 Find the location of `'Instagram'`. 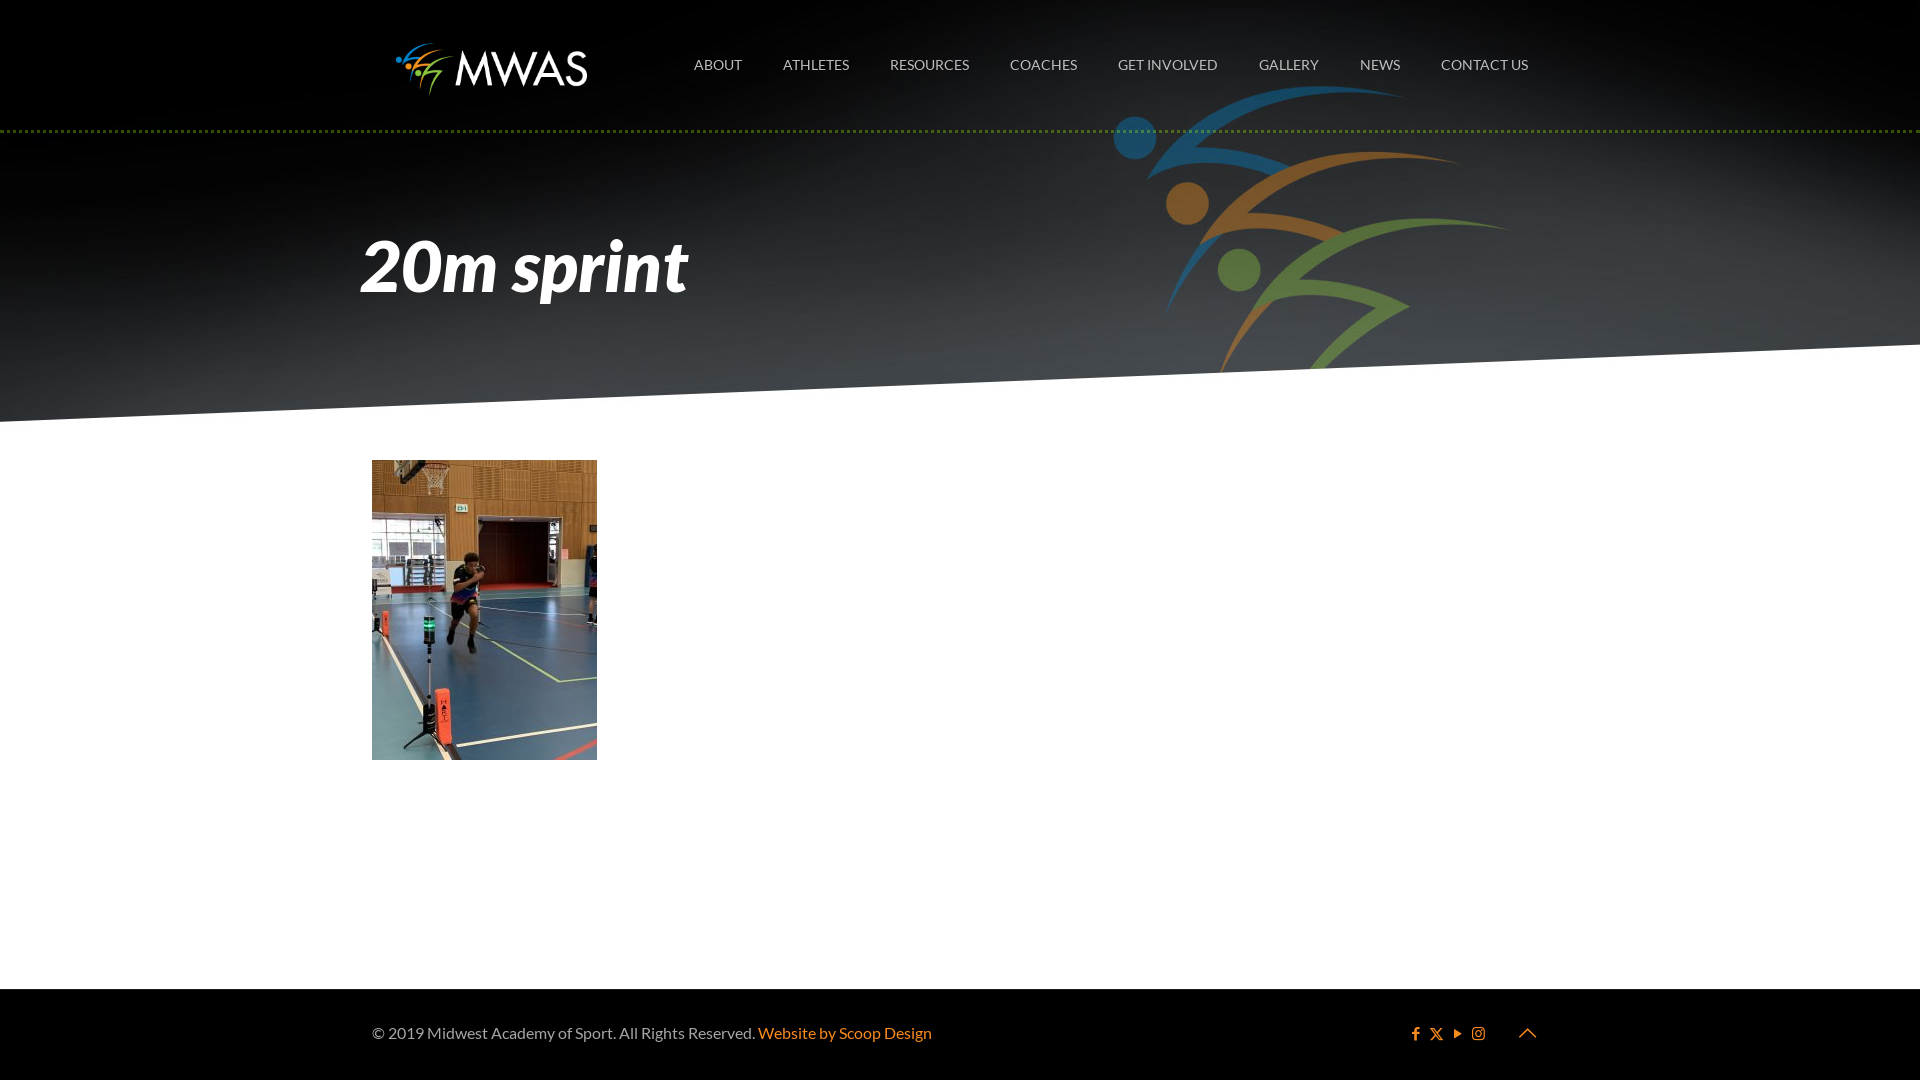

'Instagram' is located at coordinates (1478, 1033).